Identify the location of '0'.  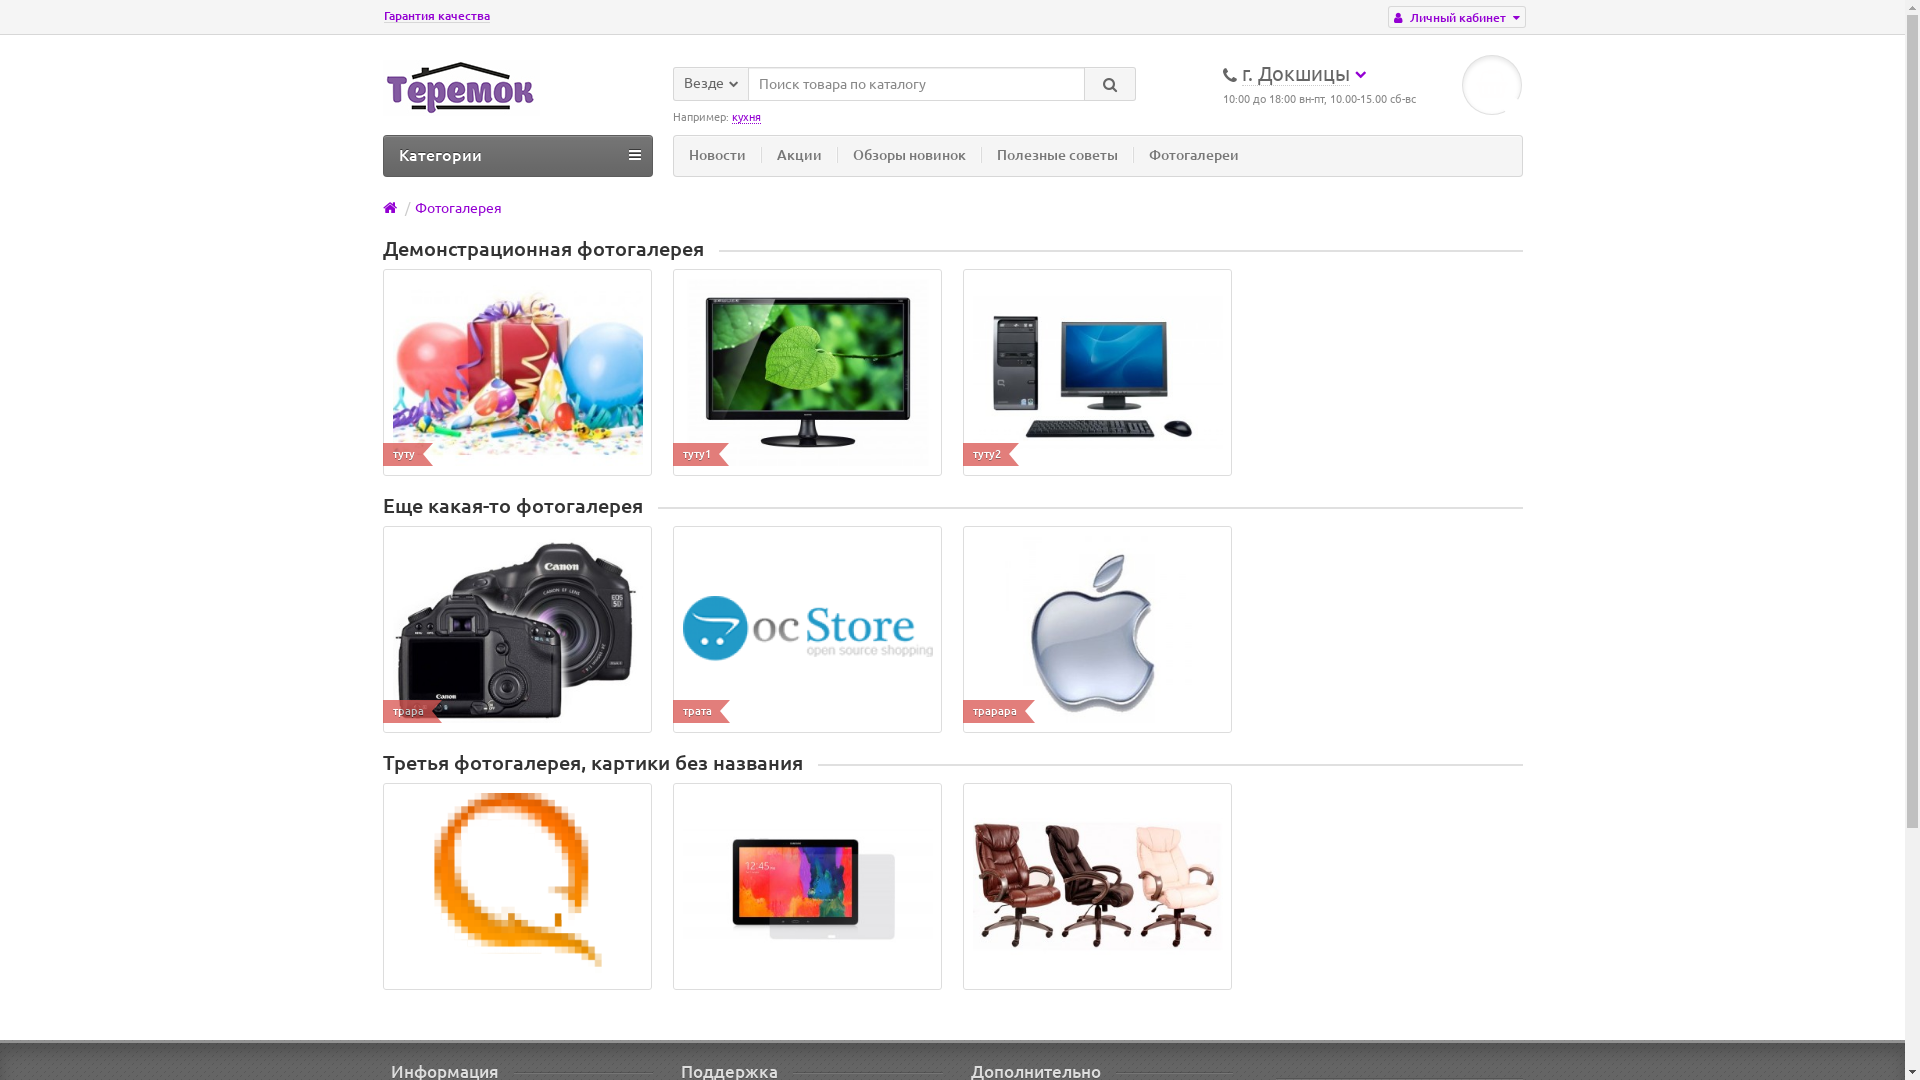
(1492, 83).